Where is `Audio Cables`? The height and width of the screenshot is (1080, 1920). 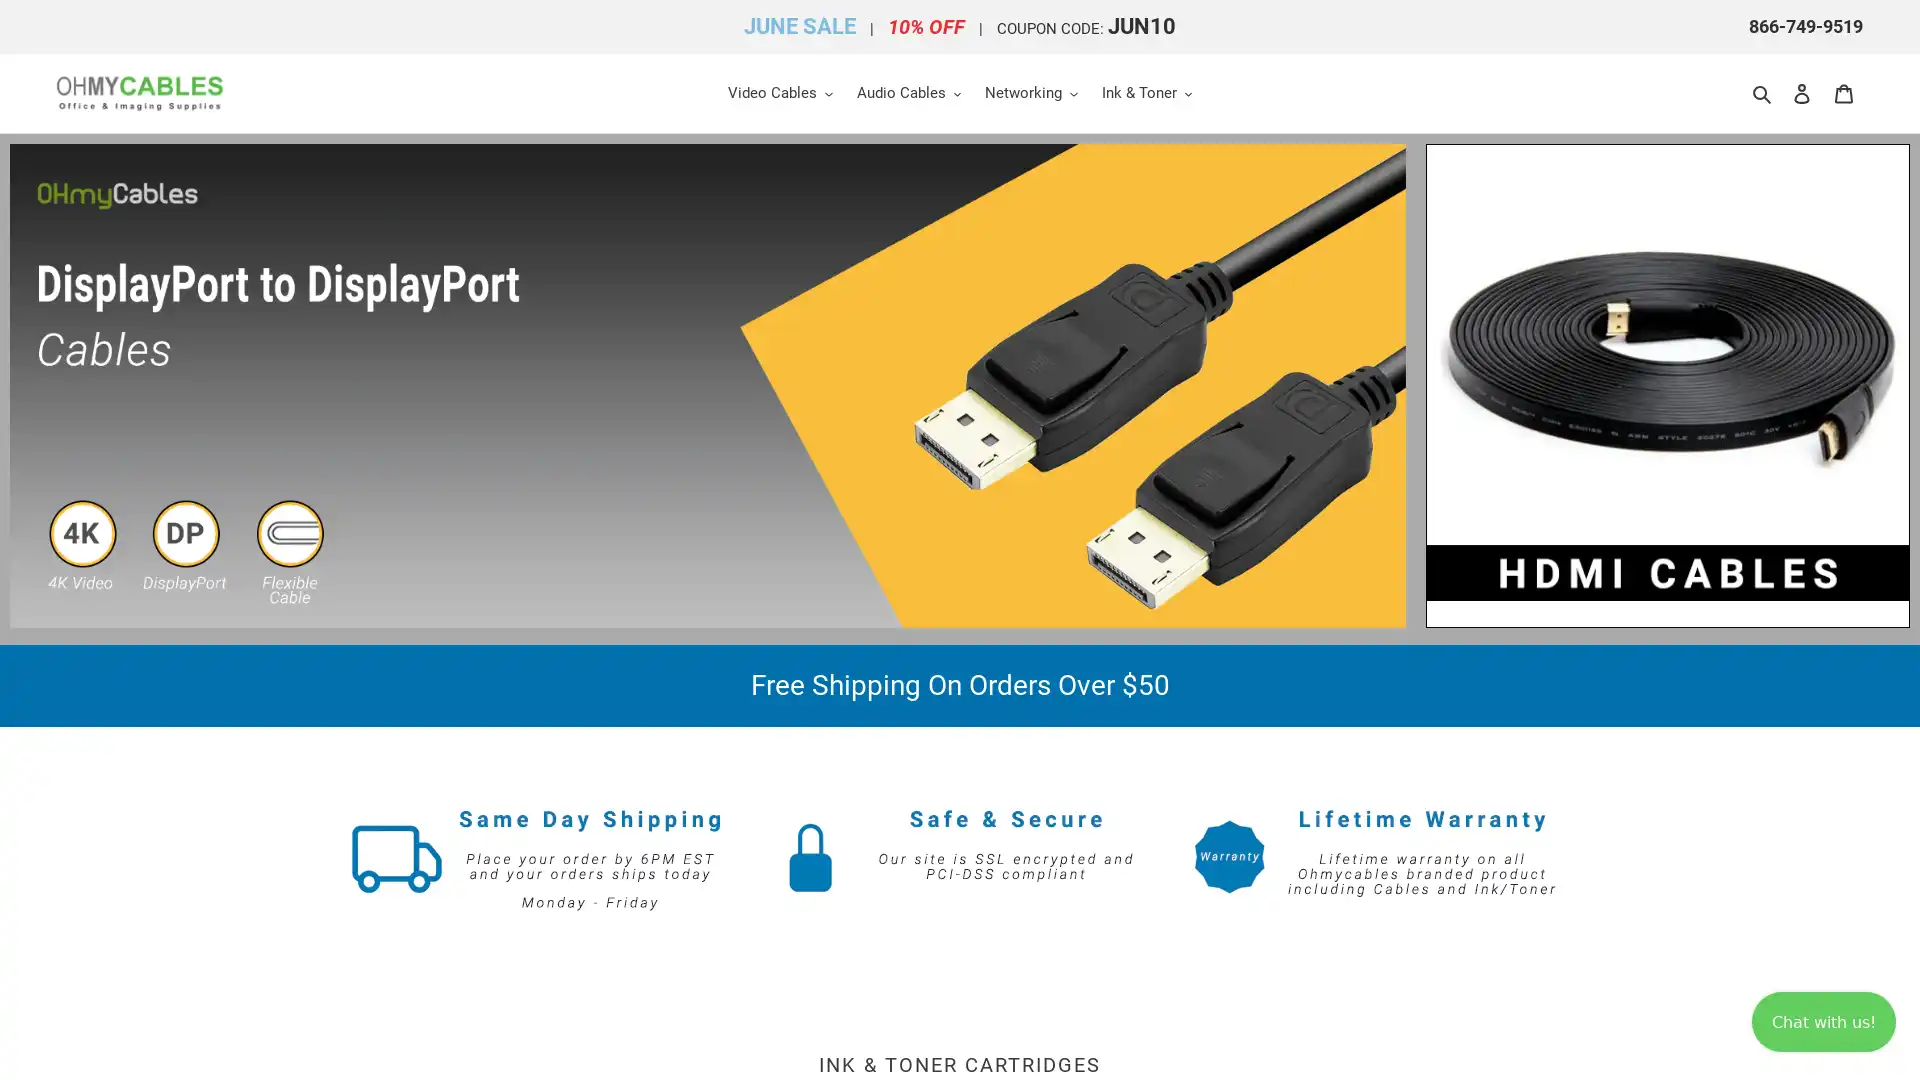 Audio Cables is located at coordinates (907, 92).